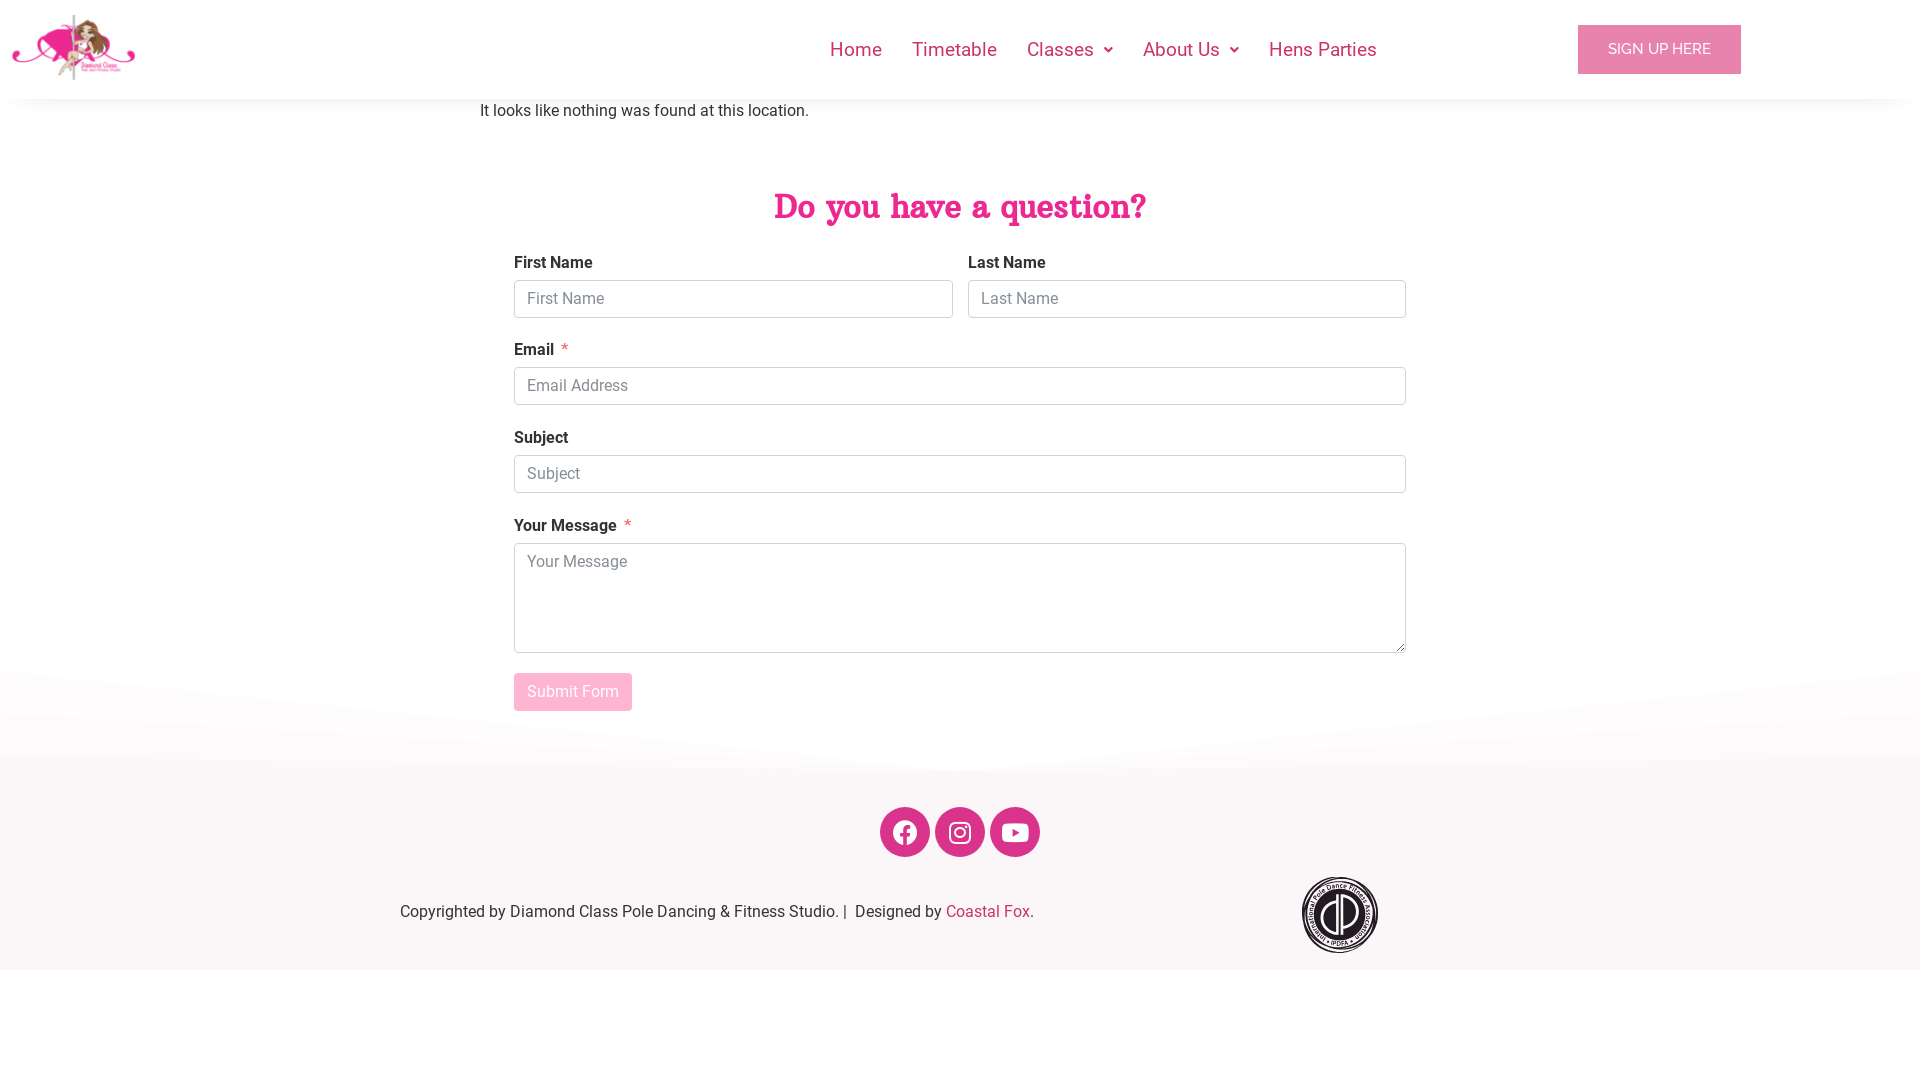 This screenshot has width=1920, height=1080. I want to click on 'Classes', so click(1069, 48).